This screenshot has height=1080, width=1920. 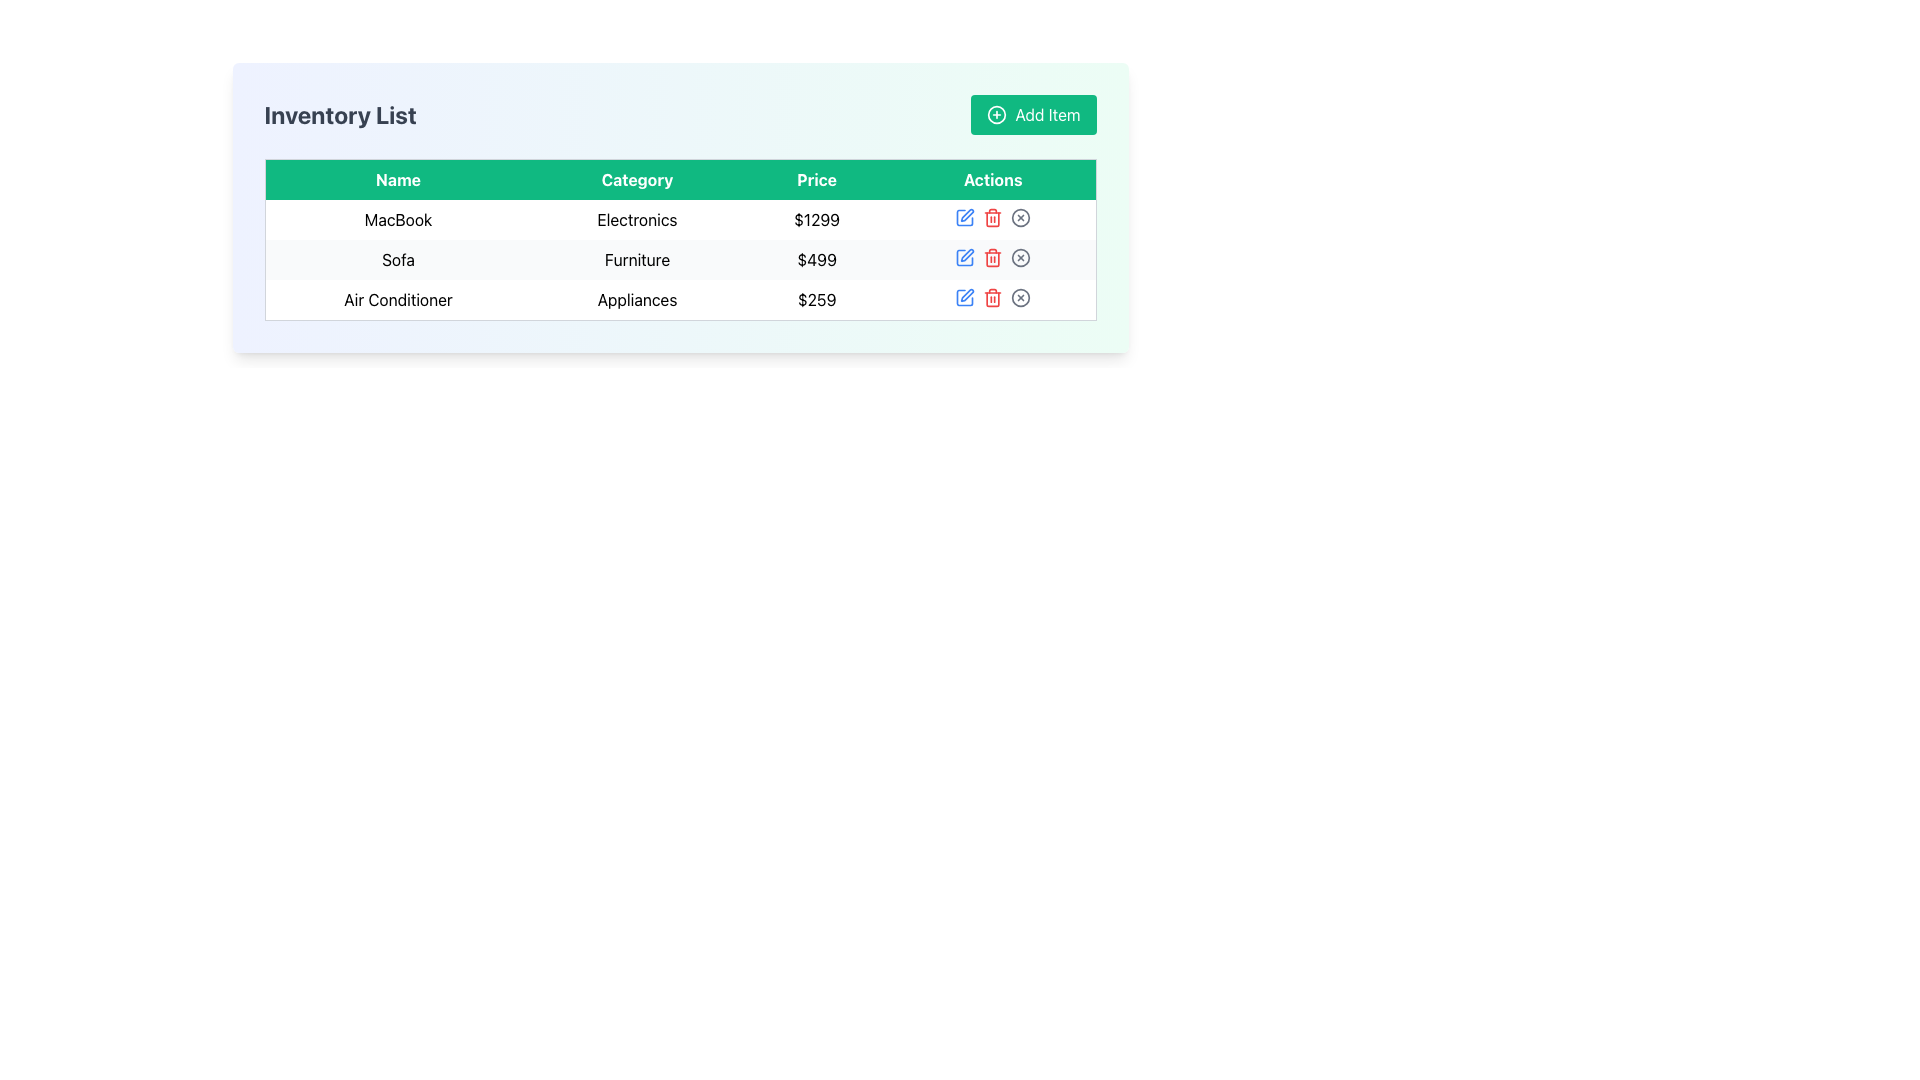 What do you see at coordinates (817, 300) in the screenshot?
I see `the Text Label displaying '$259' in black font, located in the third column of the third row of the inventory list table, adjacent to 'Appliances'` at bounding box center [817, 300].